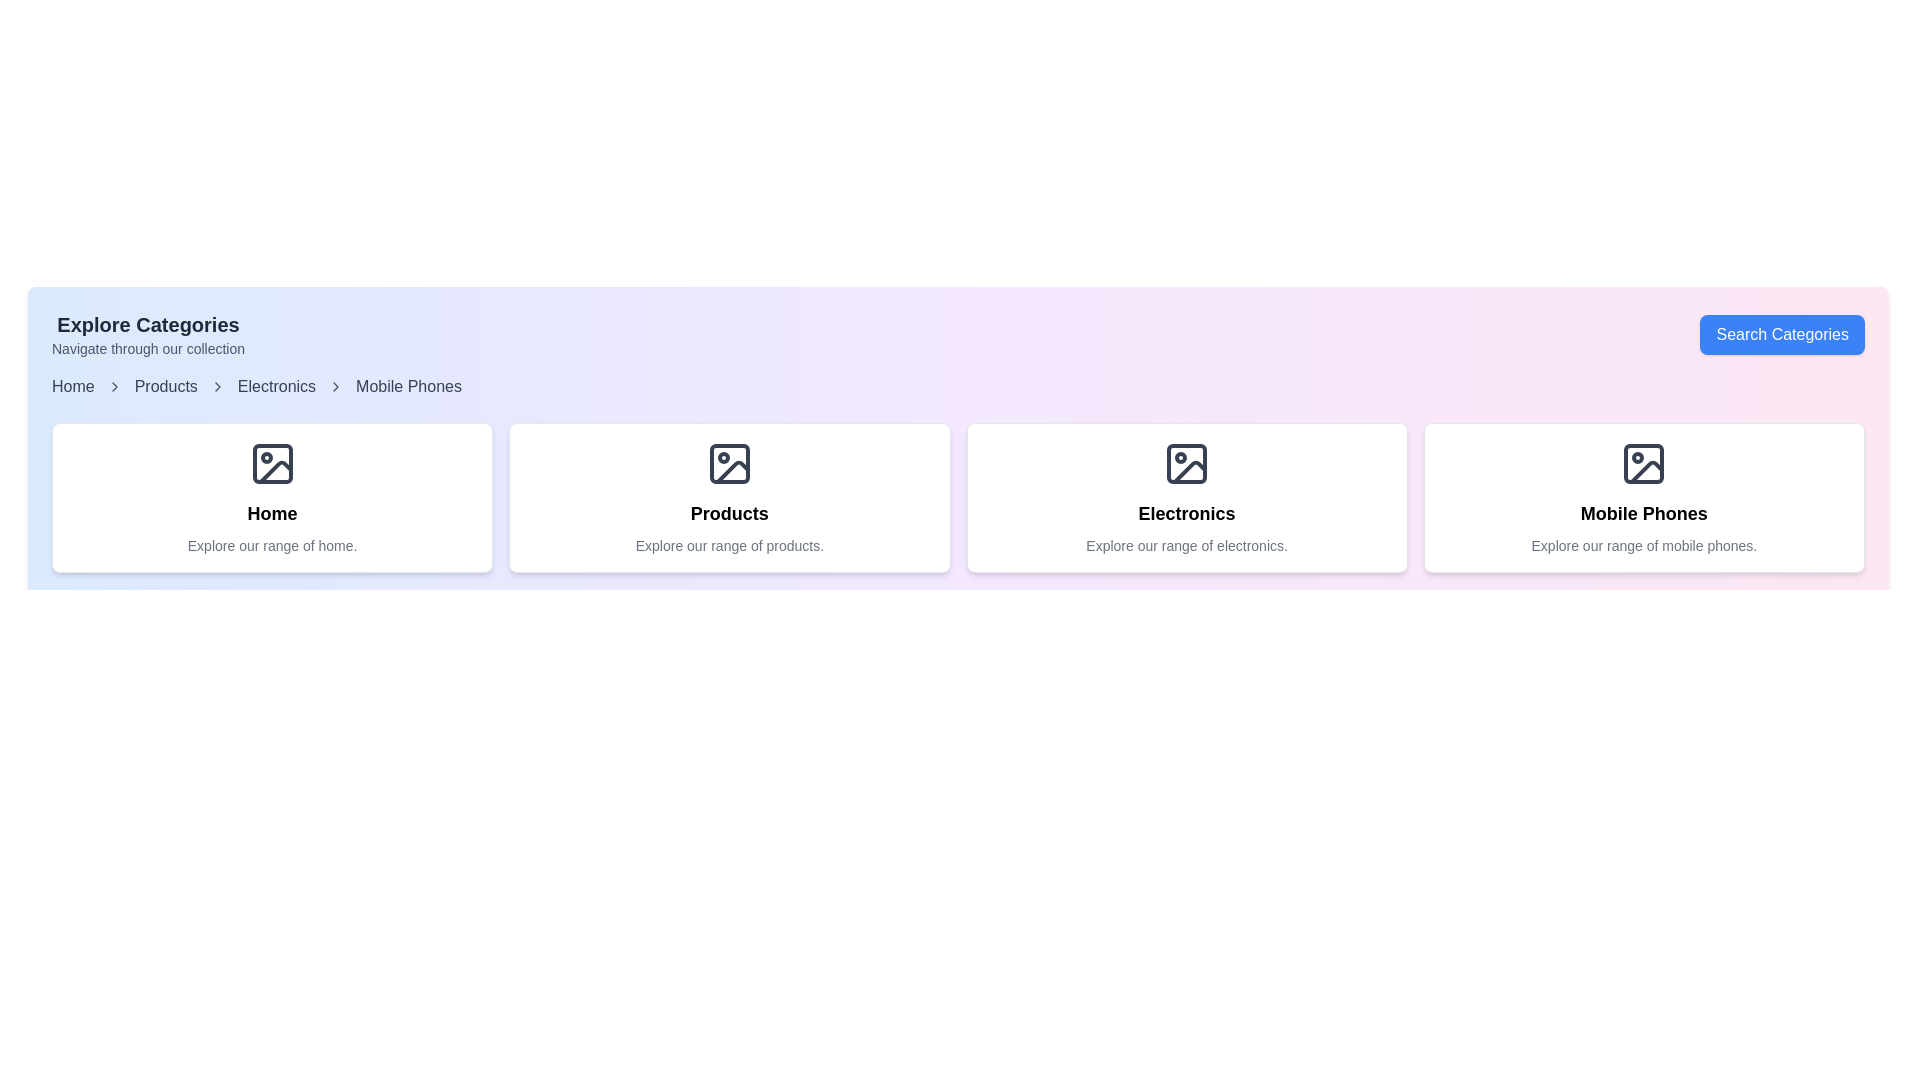  What do you see at coordinates (113, 386) in the screenshot?
I see `the first chevron icon in the breadcrumb navigation component, which separates the 'Home' and 'Products' links` at bounding box center [113, 386].